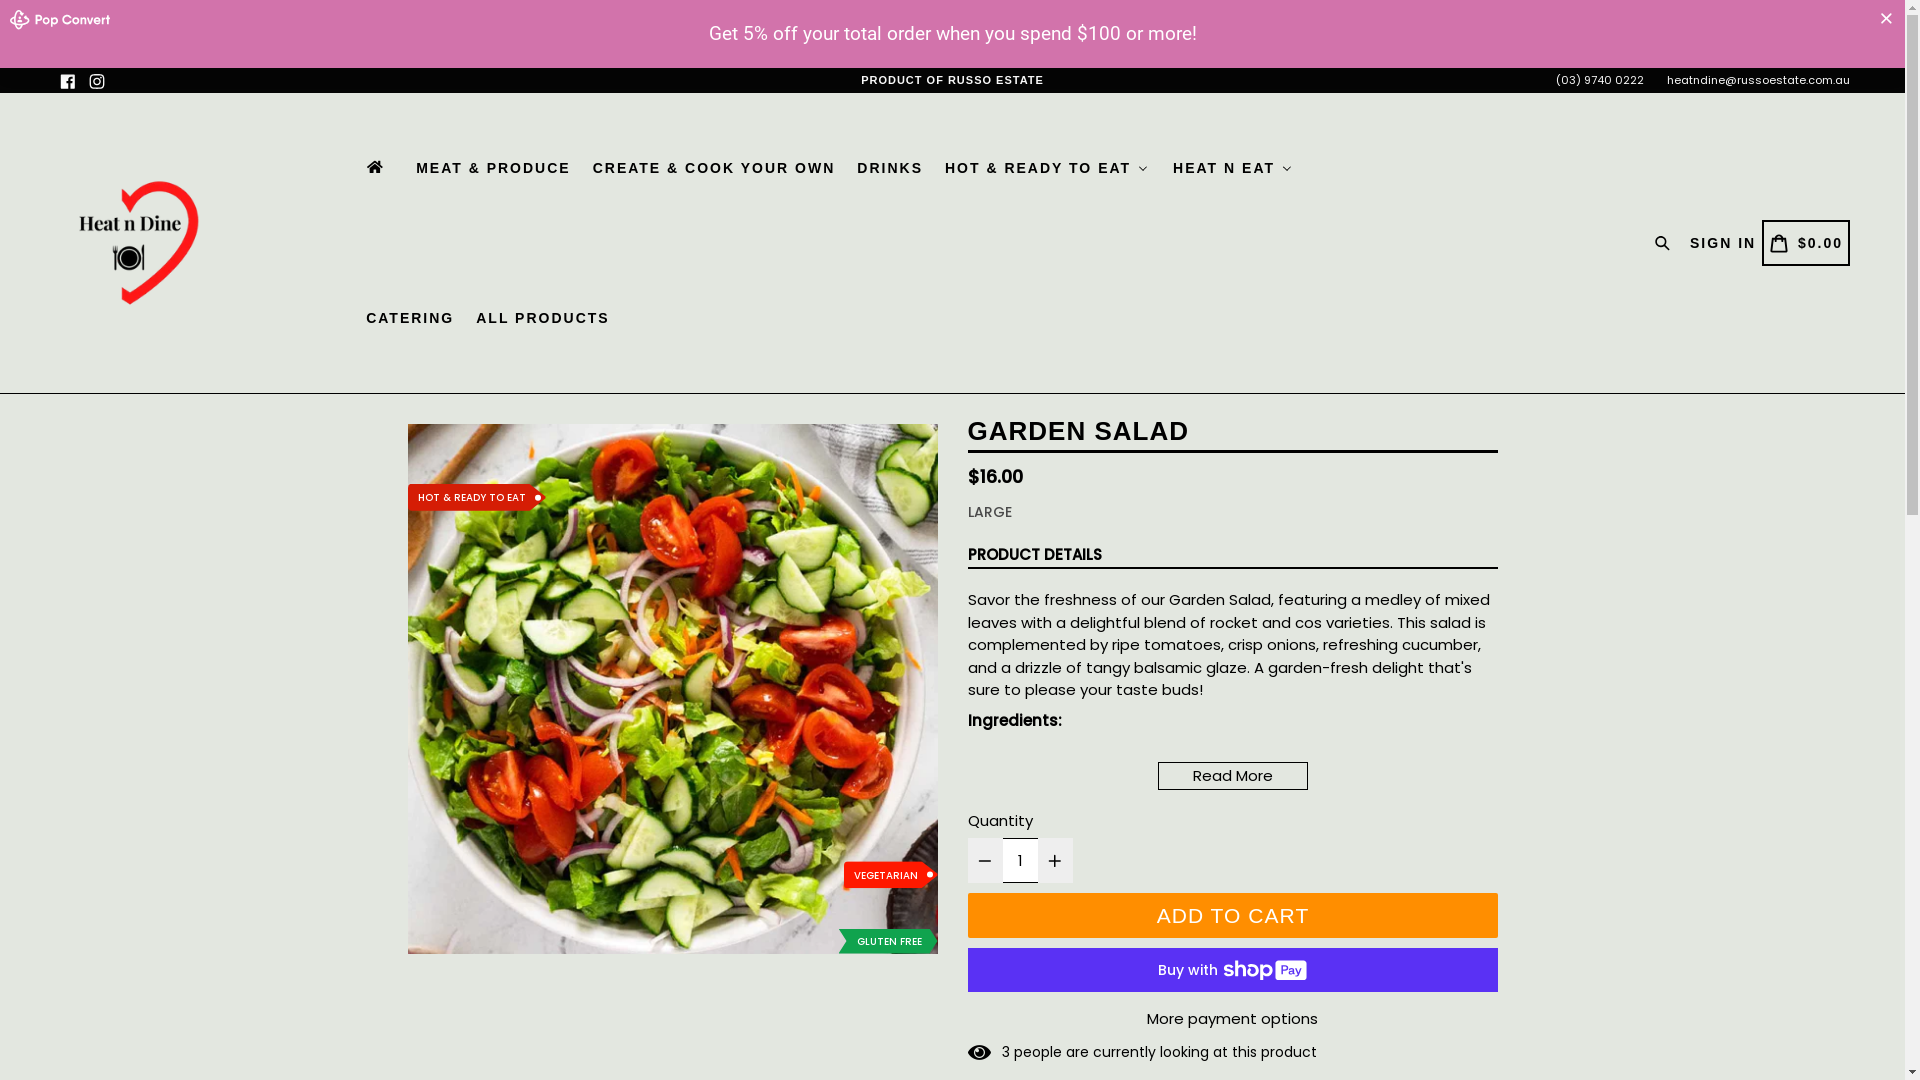  What do you see at coordinates (1232, 915) in the screenshot?
I see `'ADD TO CART'` at bounding box center [1232, 915].